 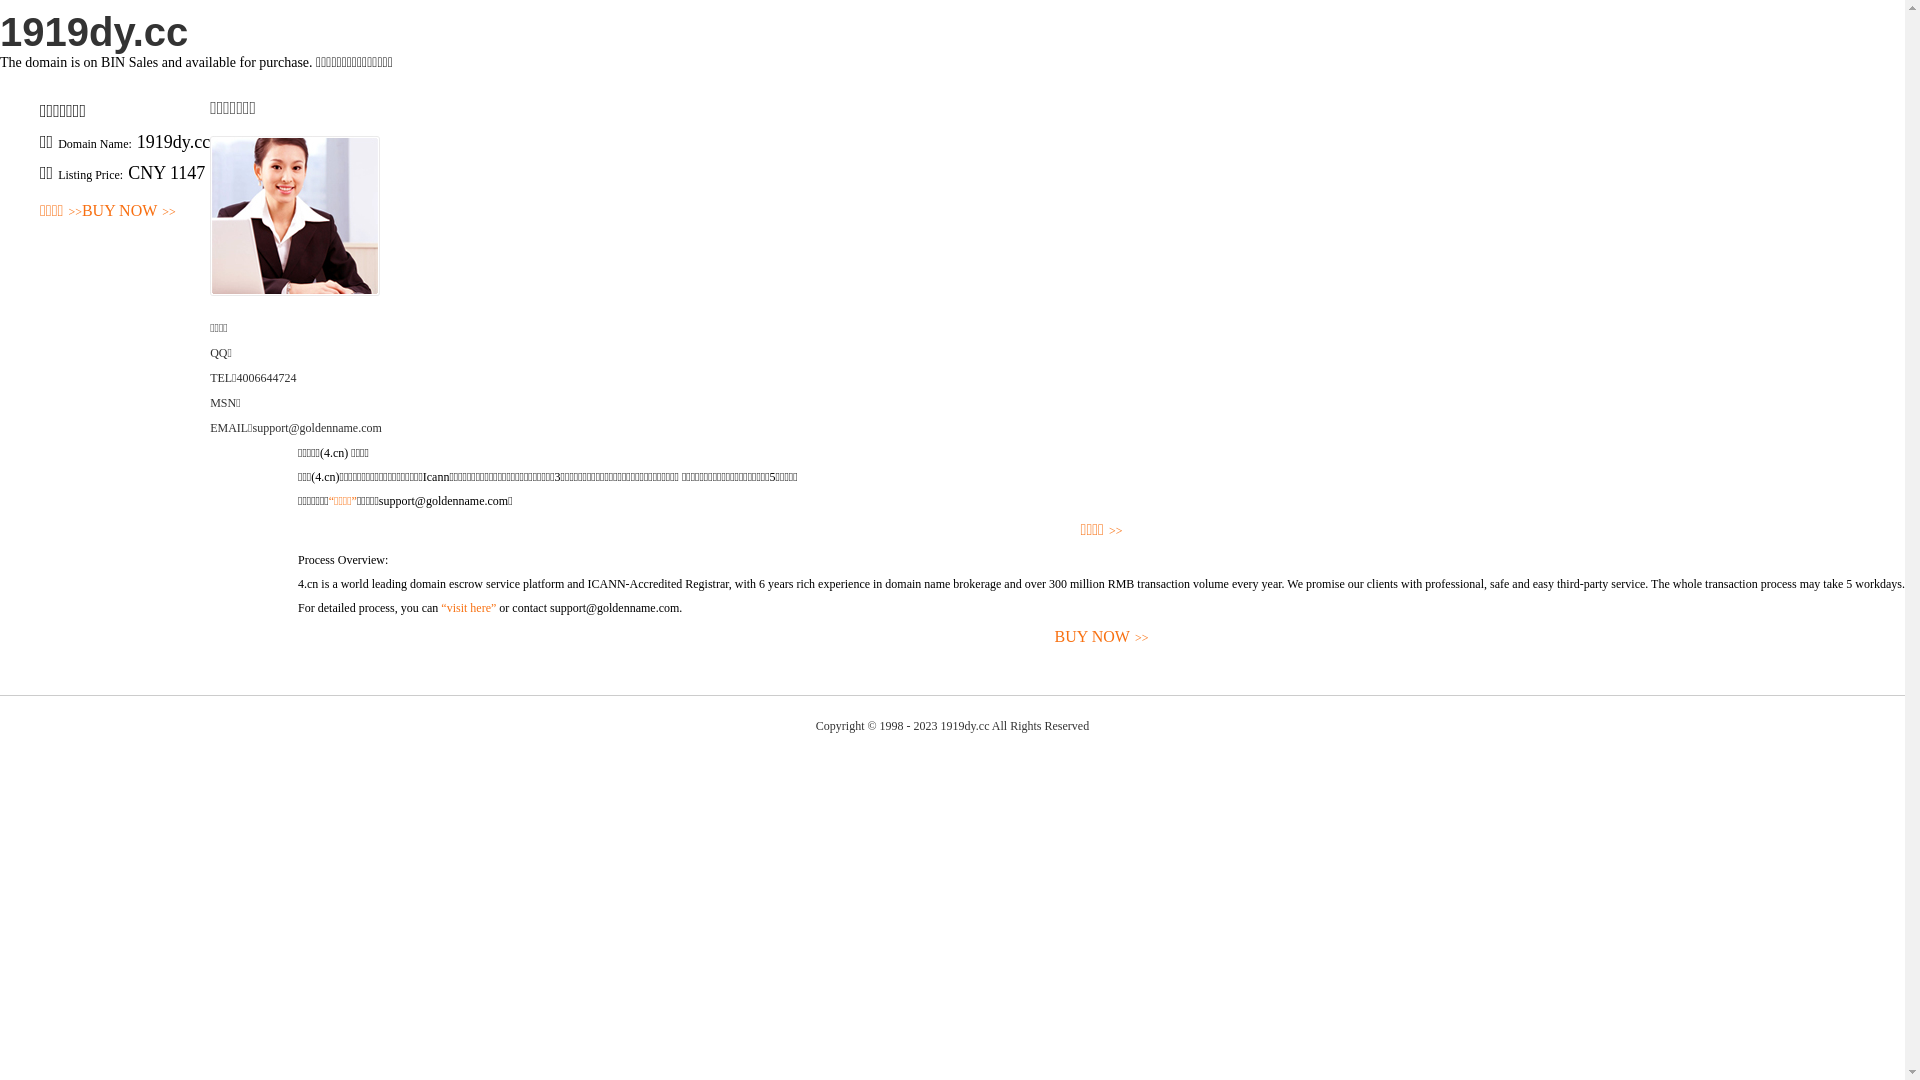 I want to click on 'BUY NOW>>', so click(x=128, y=211).